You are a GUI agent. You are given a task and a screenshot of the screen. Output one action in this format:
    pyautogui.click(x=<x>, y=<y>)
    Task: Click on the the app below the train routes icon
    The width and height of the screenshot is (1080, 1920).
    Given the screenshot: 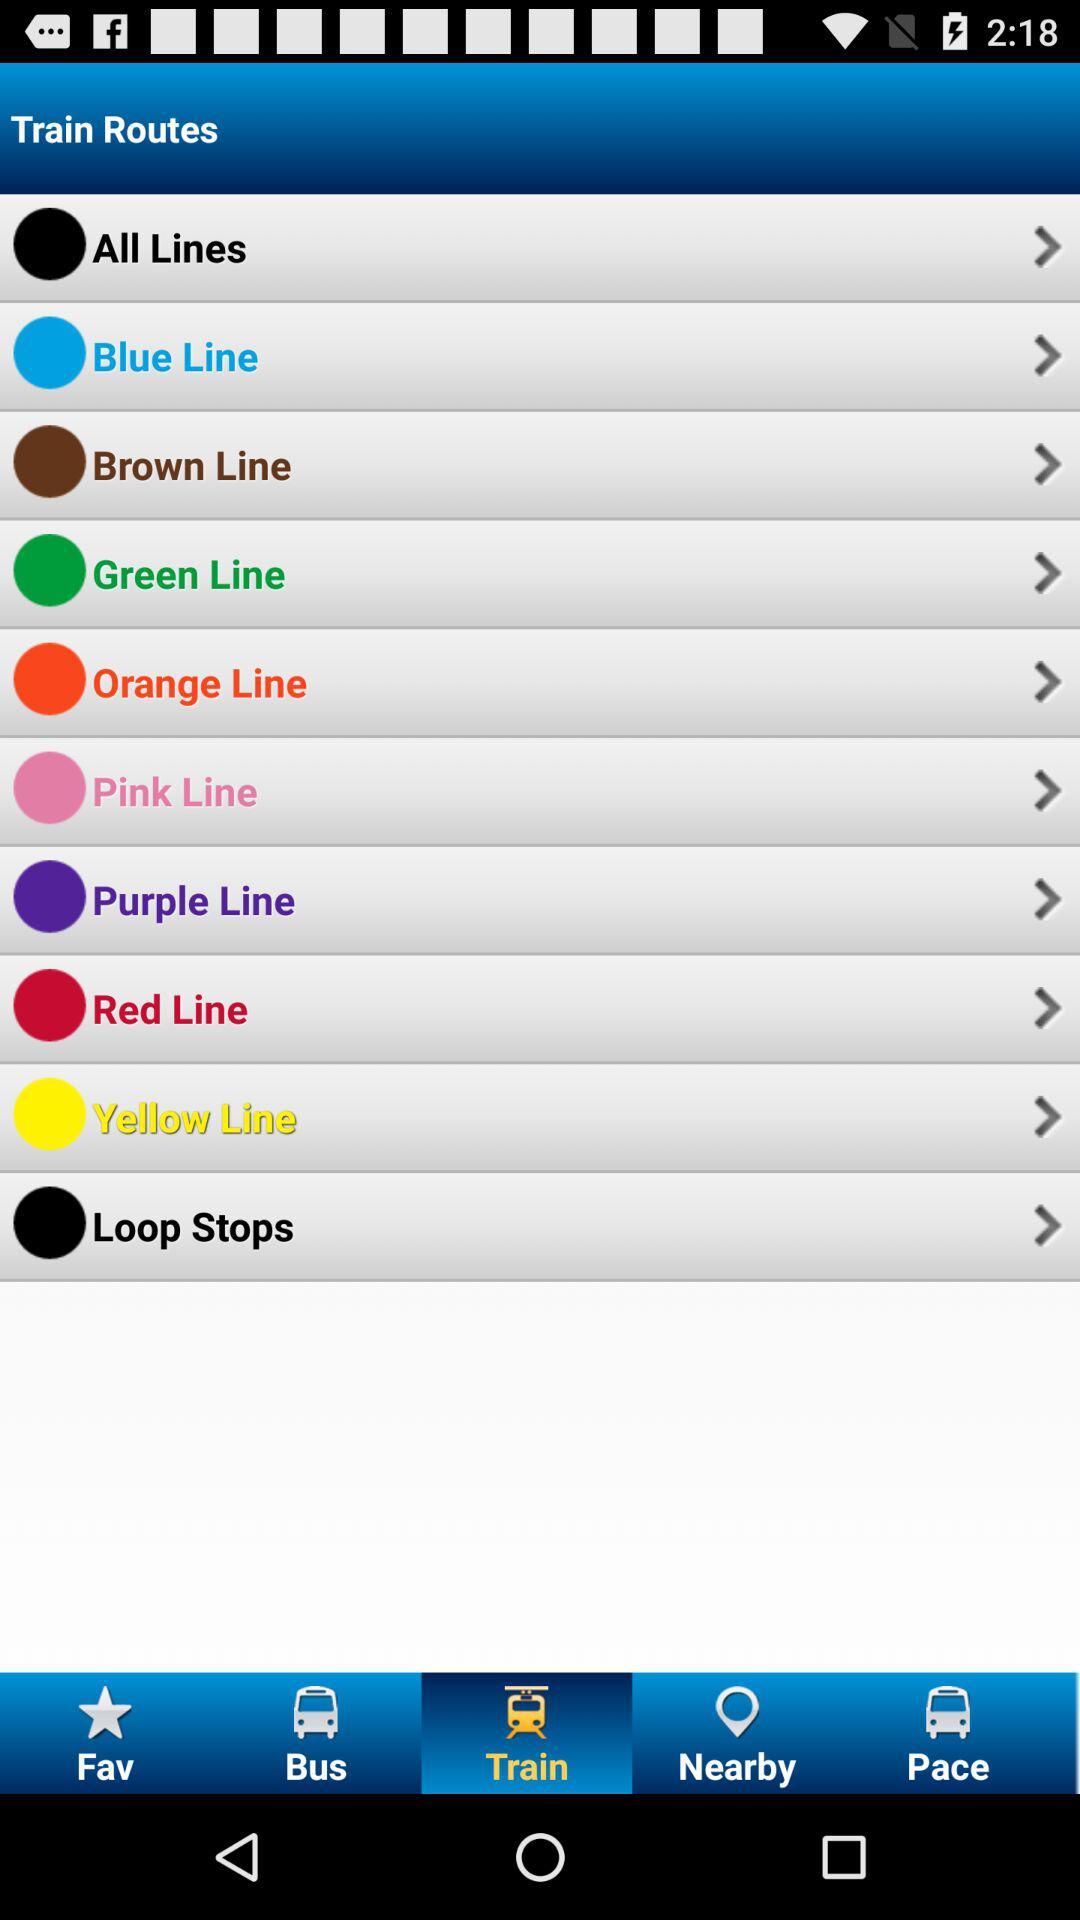 What is the action you would take?
    pyautogui.click(x=1044, y=245)
    